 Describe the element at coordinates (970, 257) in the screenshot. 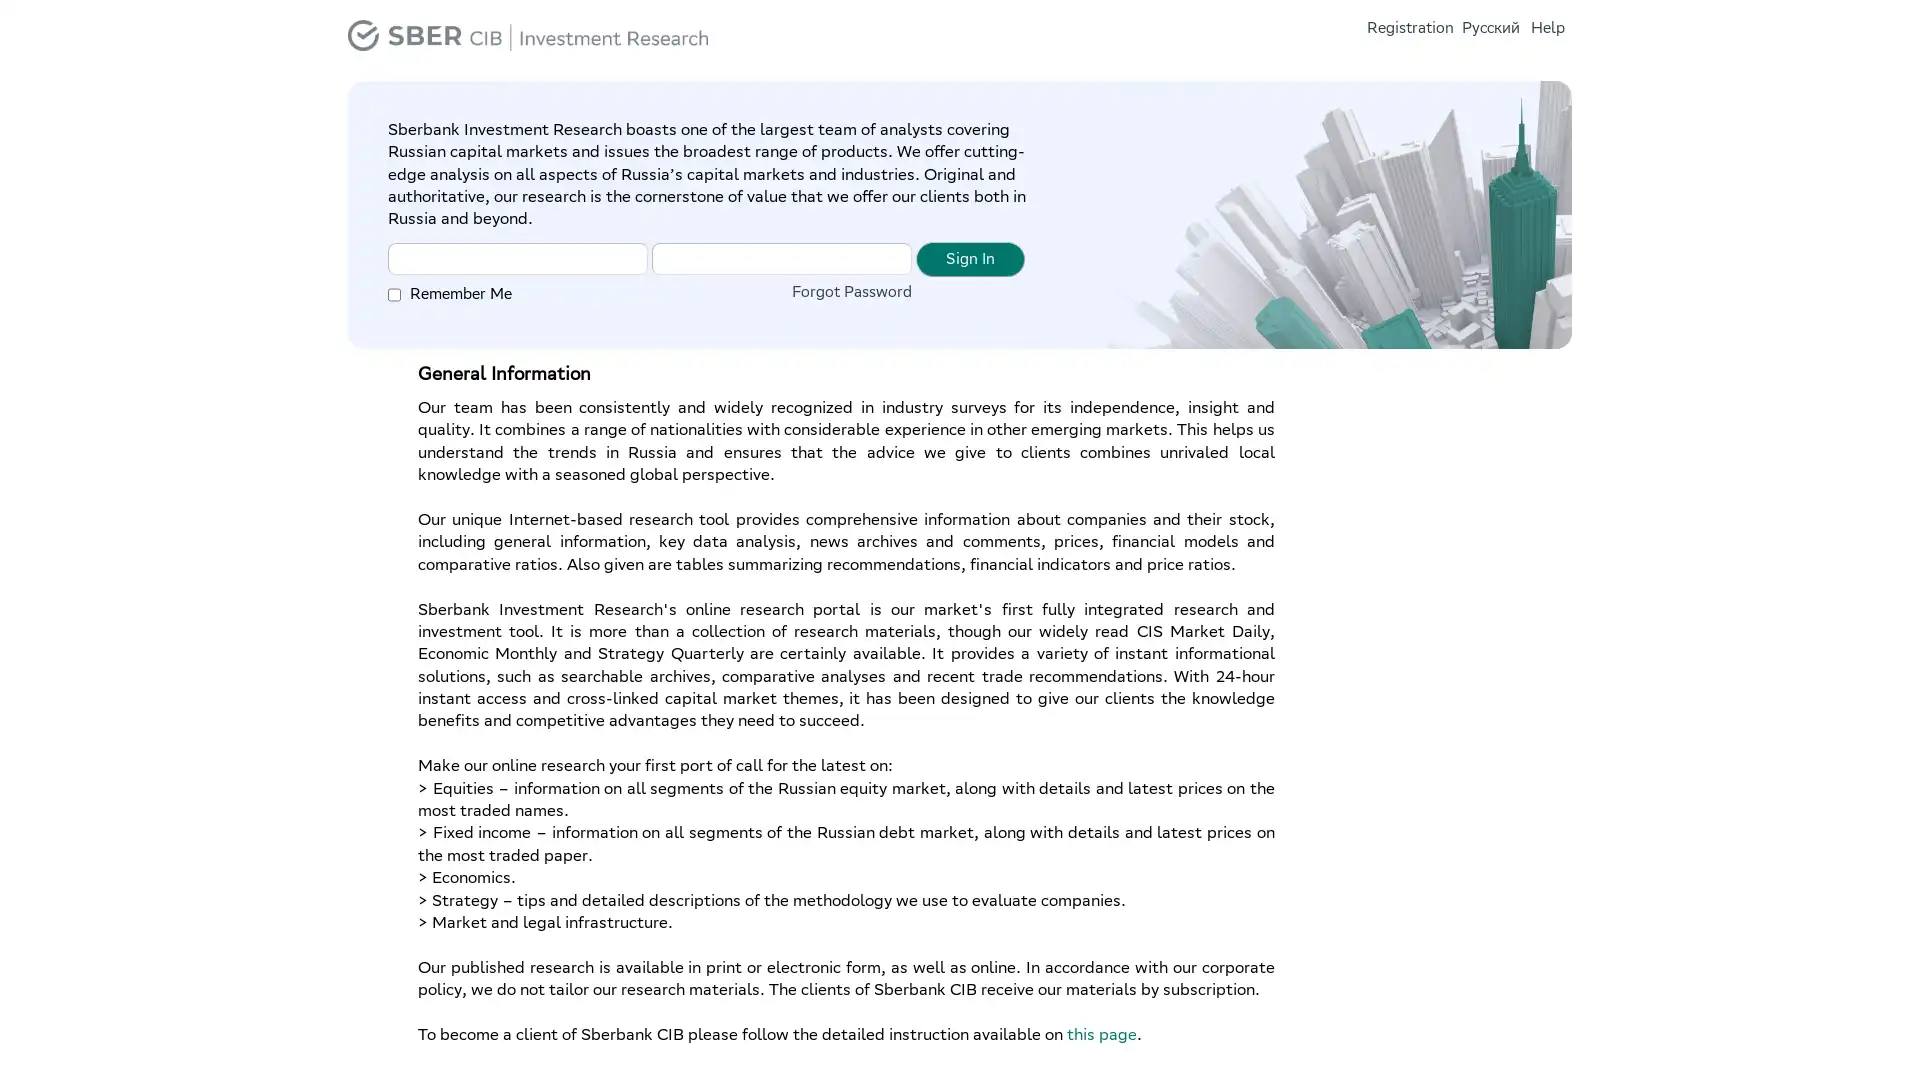

I see `Sign In` at that location.